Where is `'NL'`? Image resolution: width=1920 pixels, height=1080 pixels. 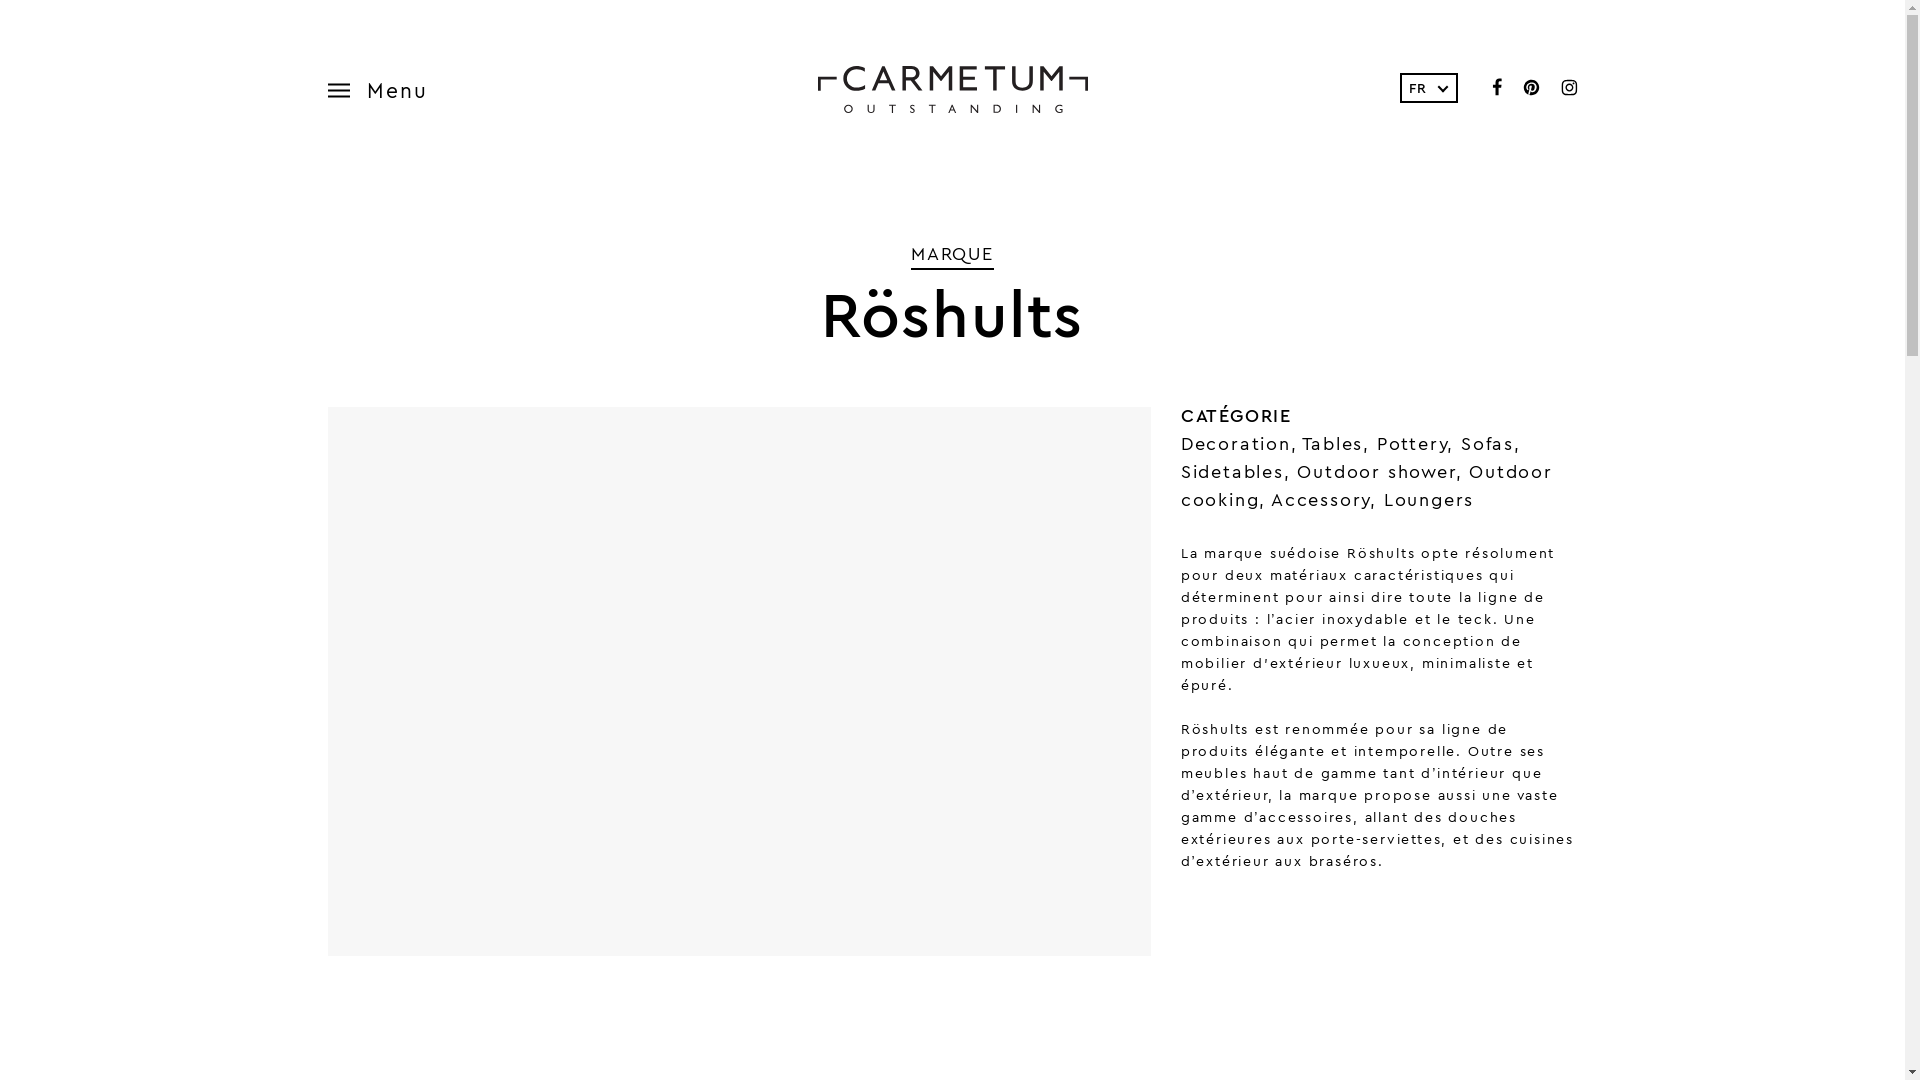 'NL' is located at coordinates (1406, 114).